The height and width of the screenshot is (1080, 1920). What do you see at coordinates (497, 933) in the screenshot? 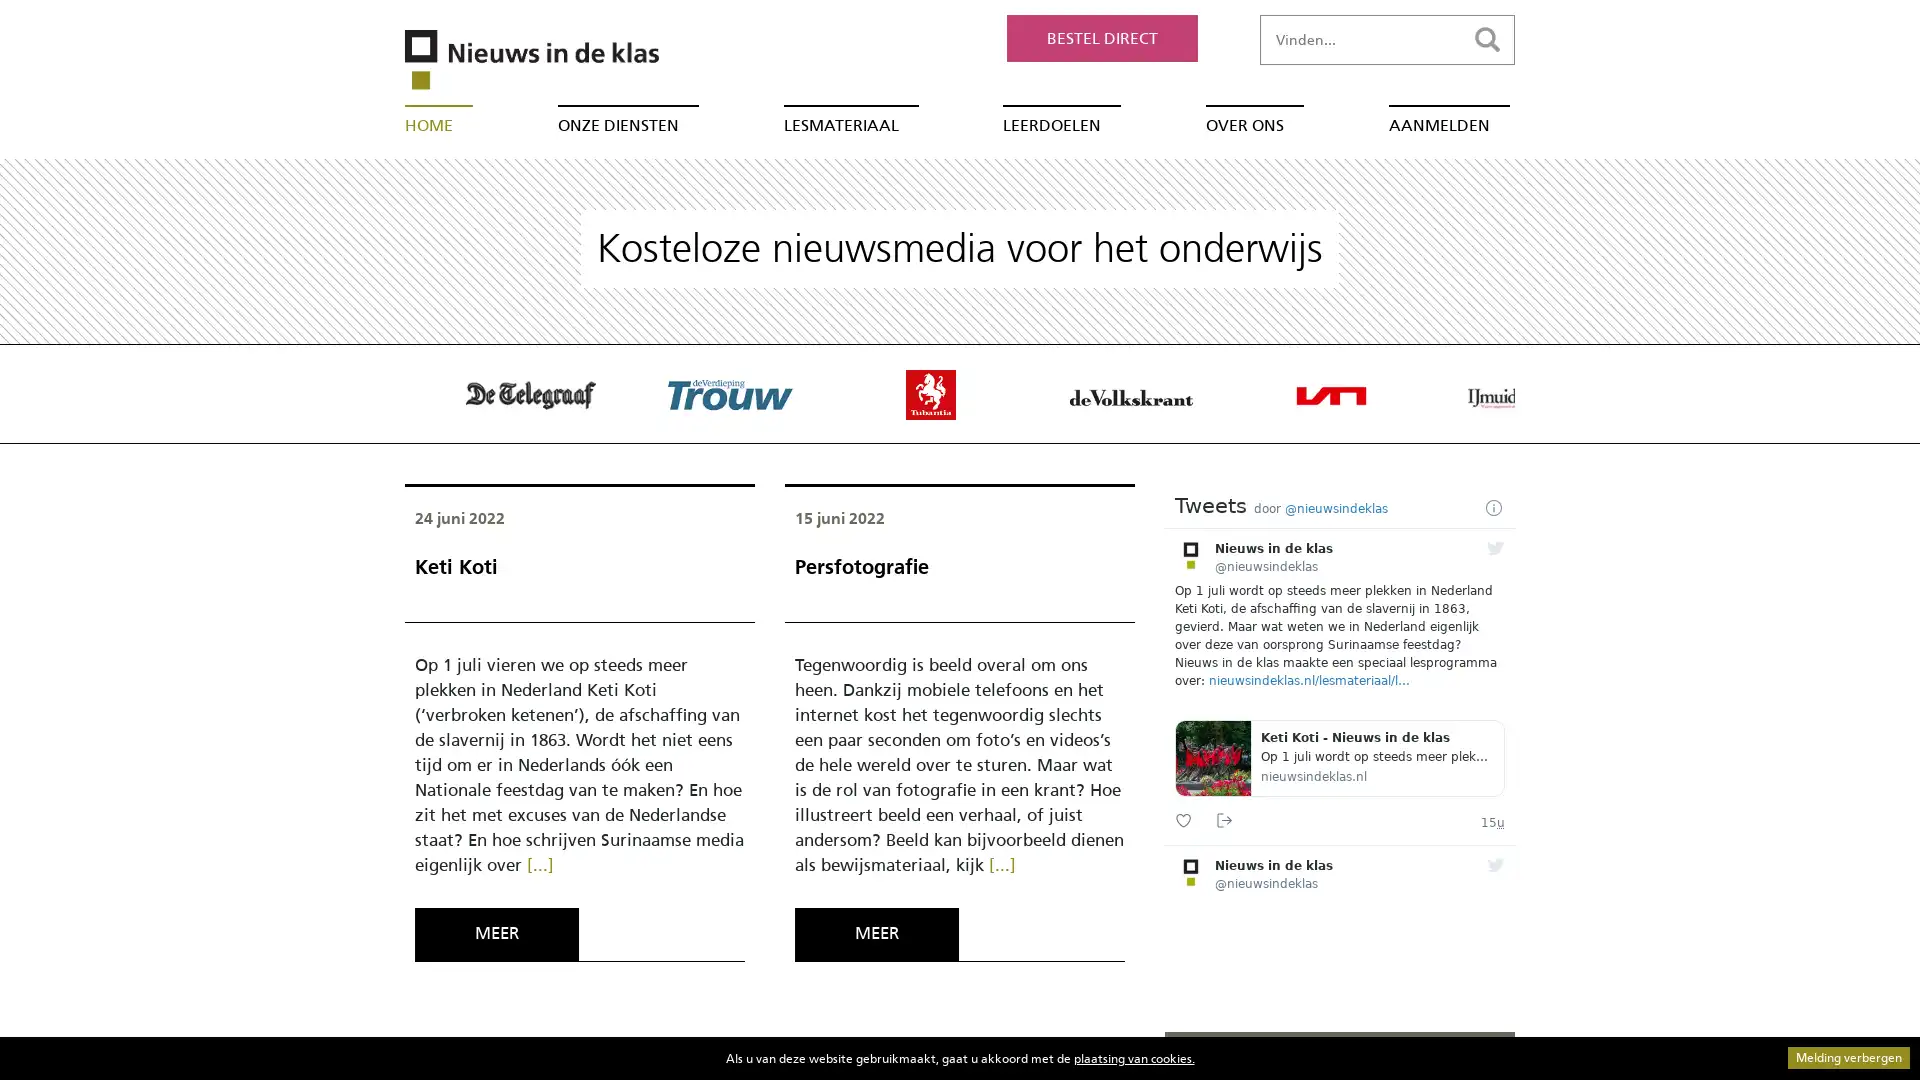
I see `MEER` at bounding box center [497, 933].